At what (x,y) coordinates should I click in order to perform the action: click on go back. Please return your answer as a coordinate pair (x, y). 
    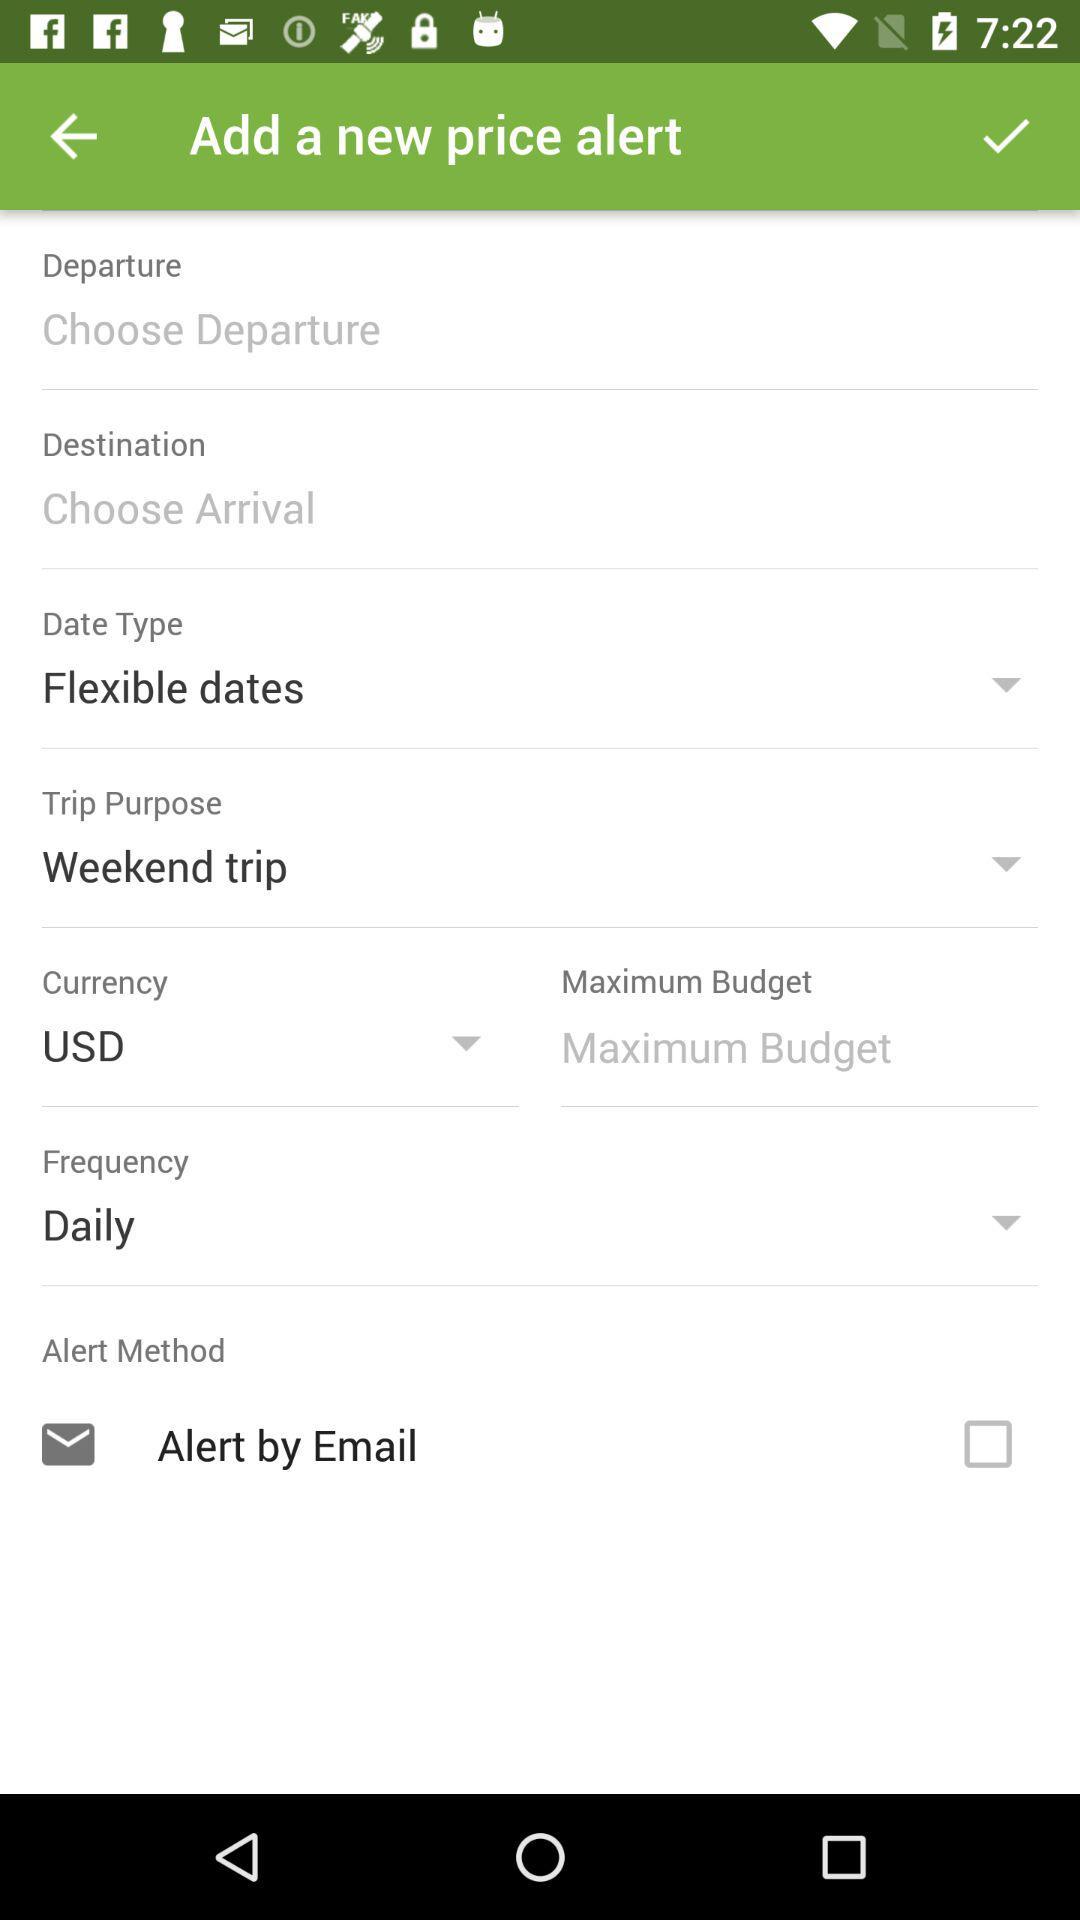
    Looking at the image, I should click on (72, 135).